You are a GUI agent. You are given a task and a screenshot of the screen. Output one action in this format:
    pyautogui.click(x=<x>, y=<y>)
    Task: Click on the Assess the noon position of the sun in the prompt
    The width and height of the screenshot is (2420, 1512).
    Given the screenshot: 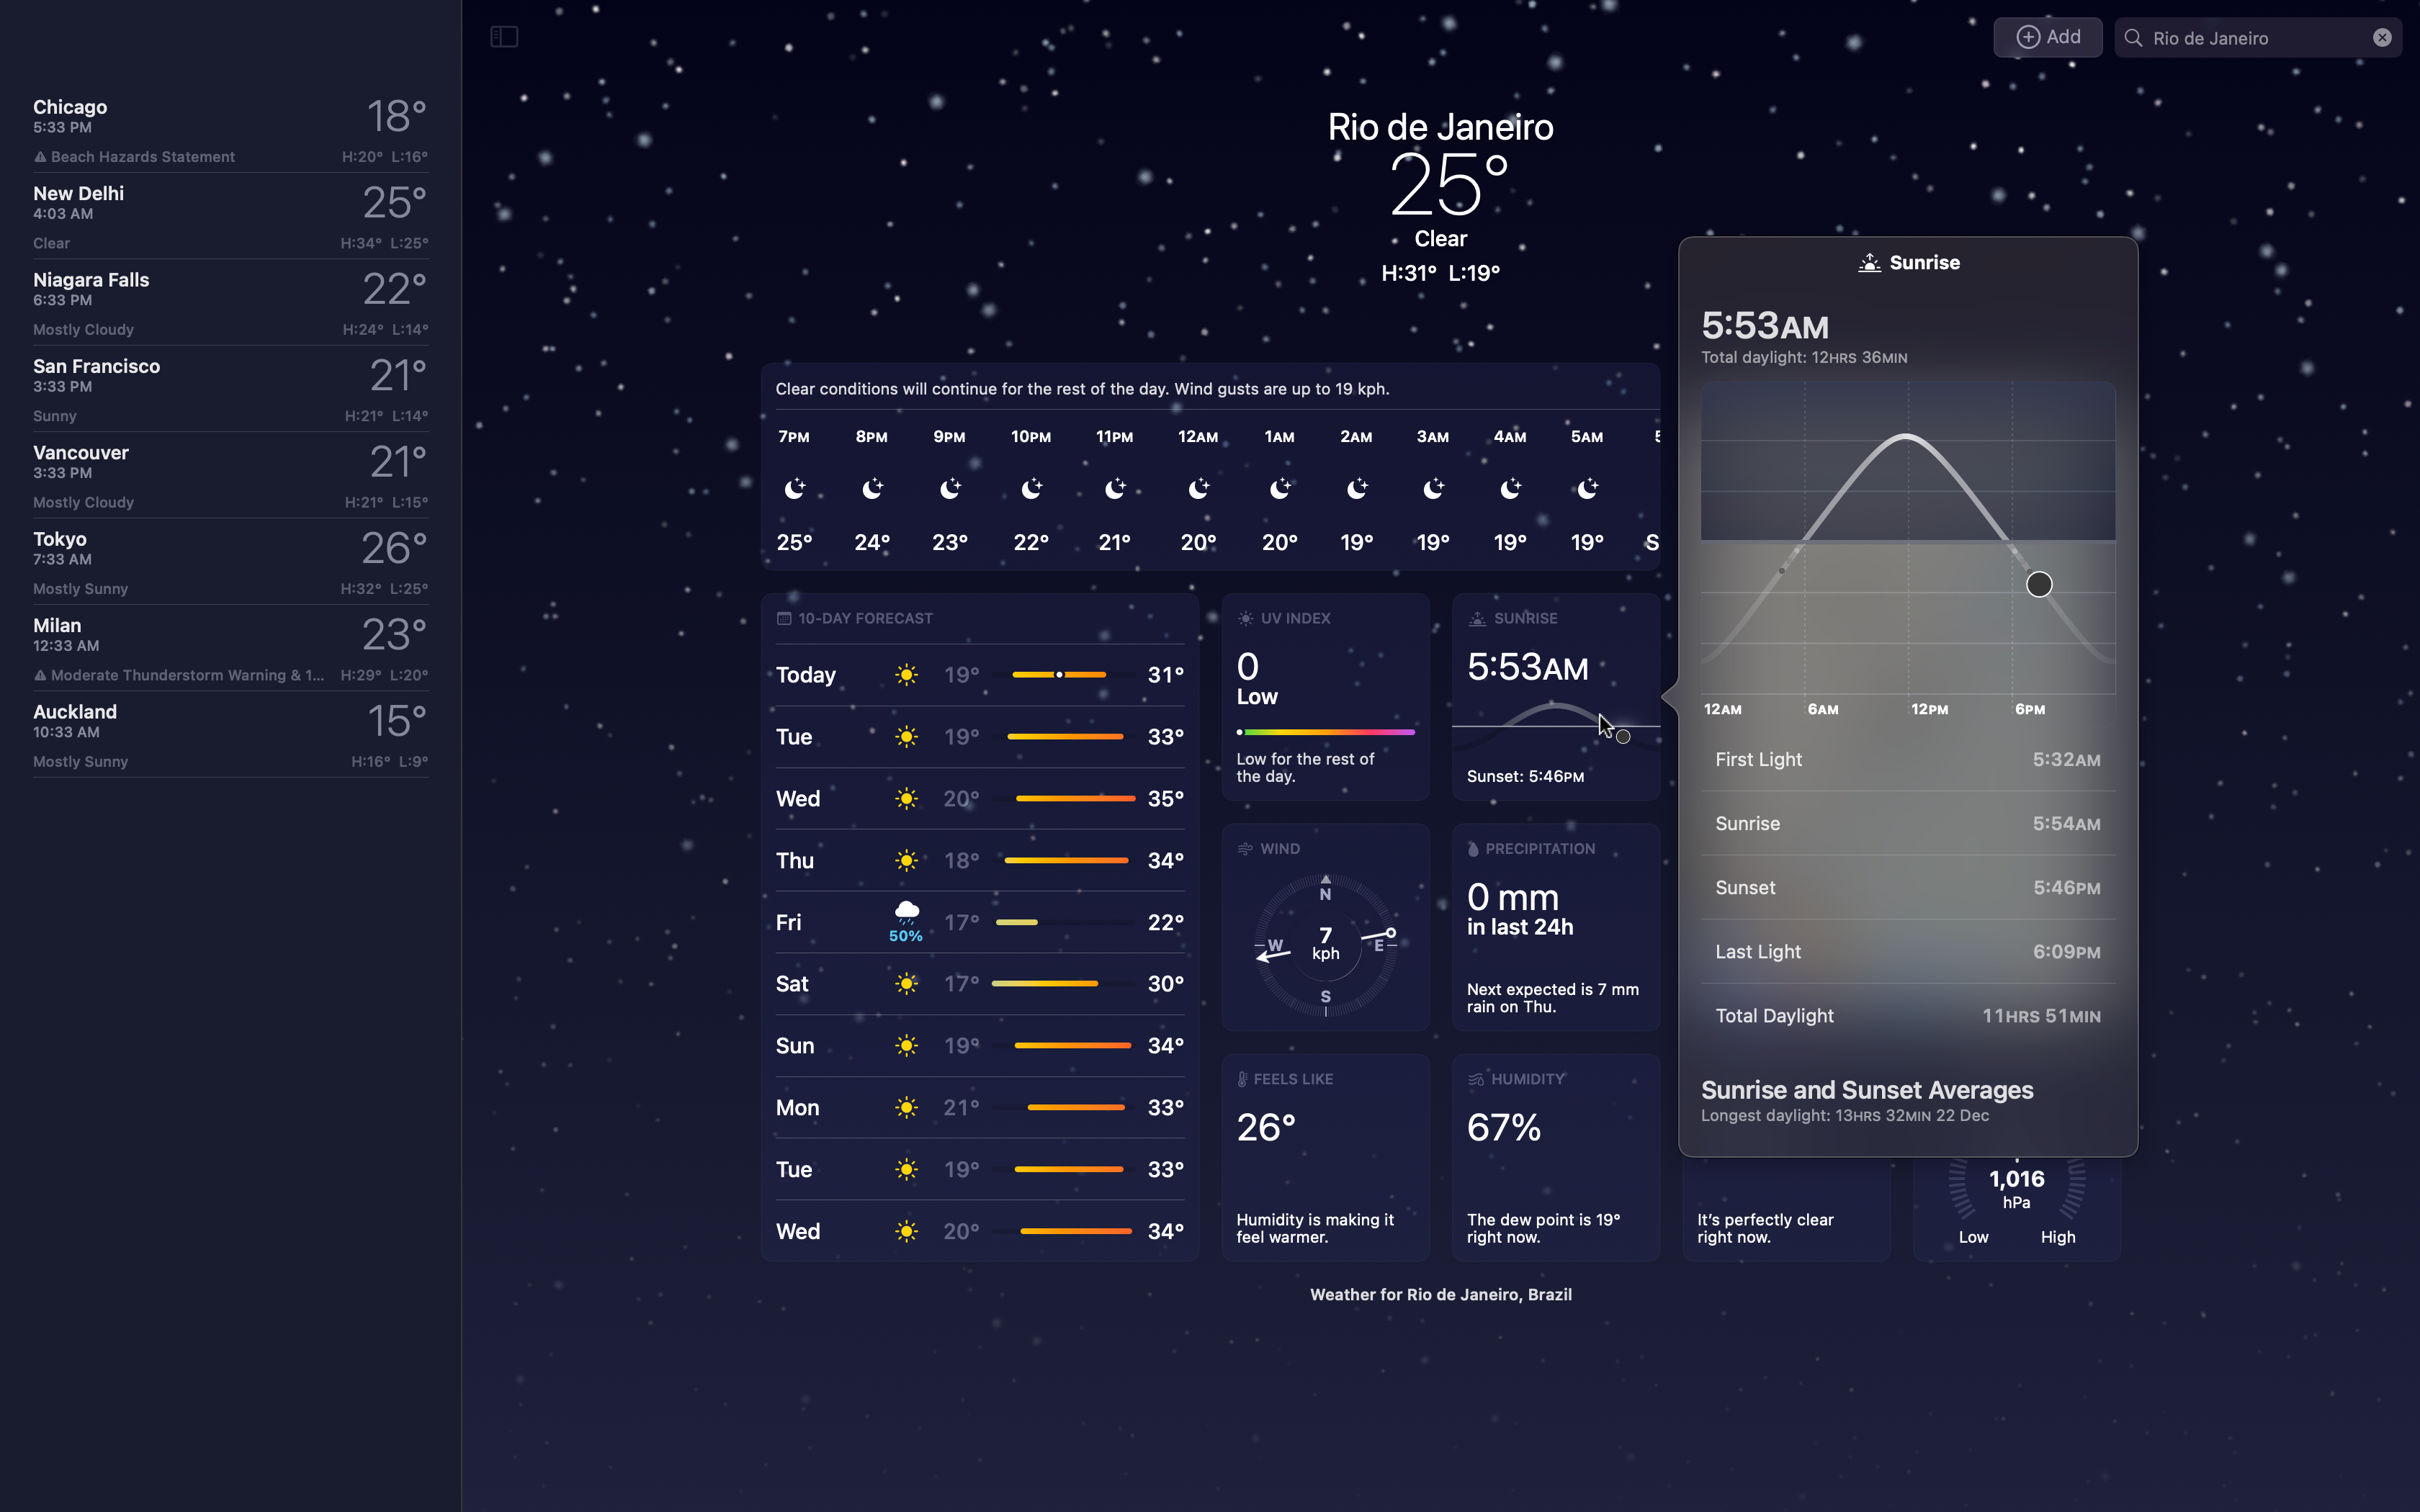 What is the action you would take?
    pyautogui.click(x=1916, y=539)
    